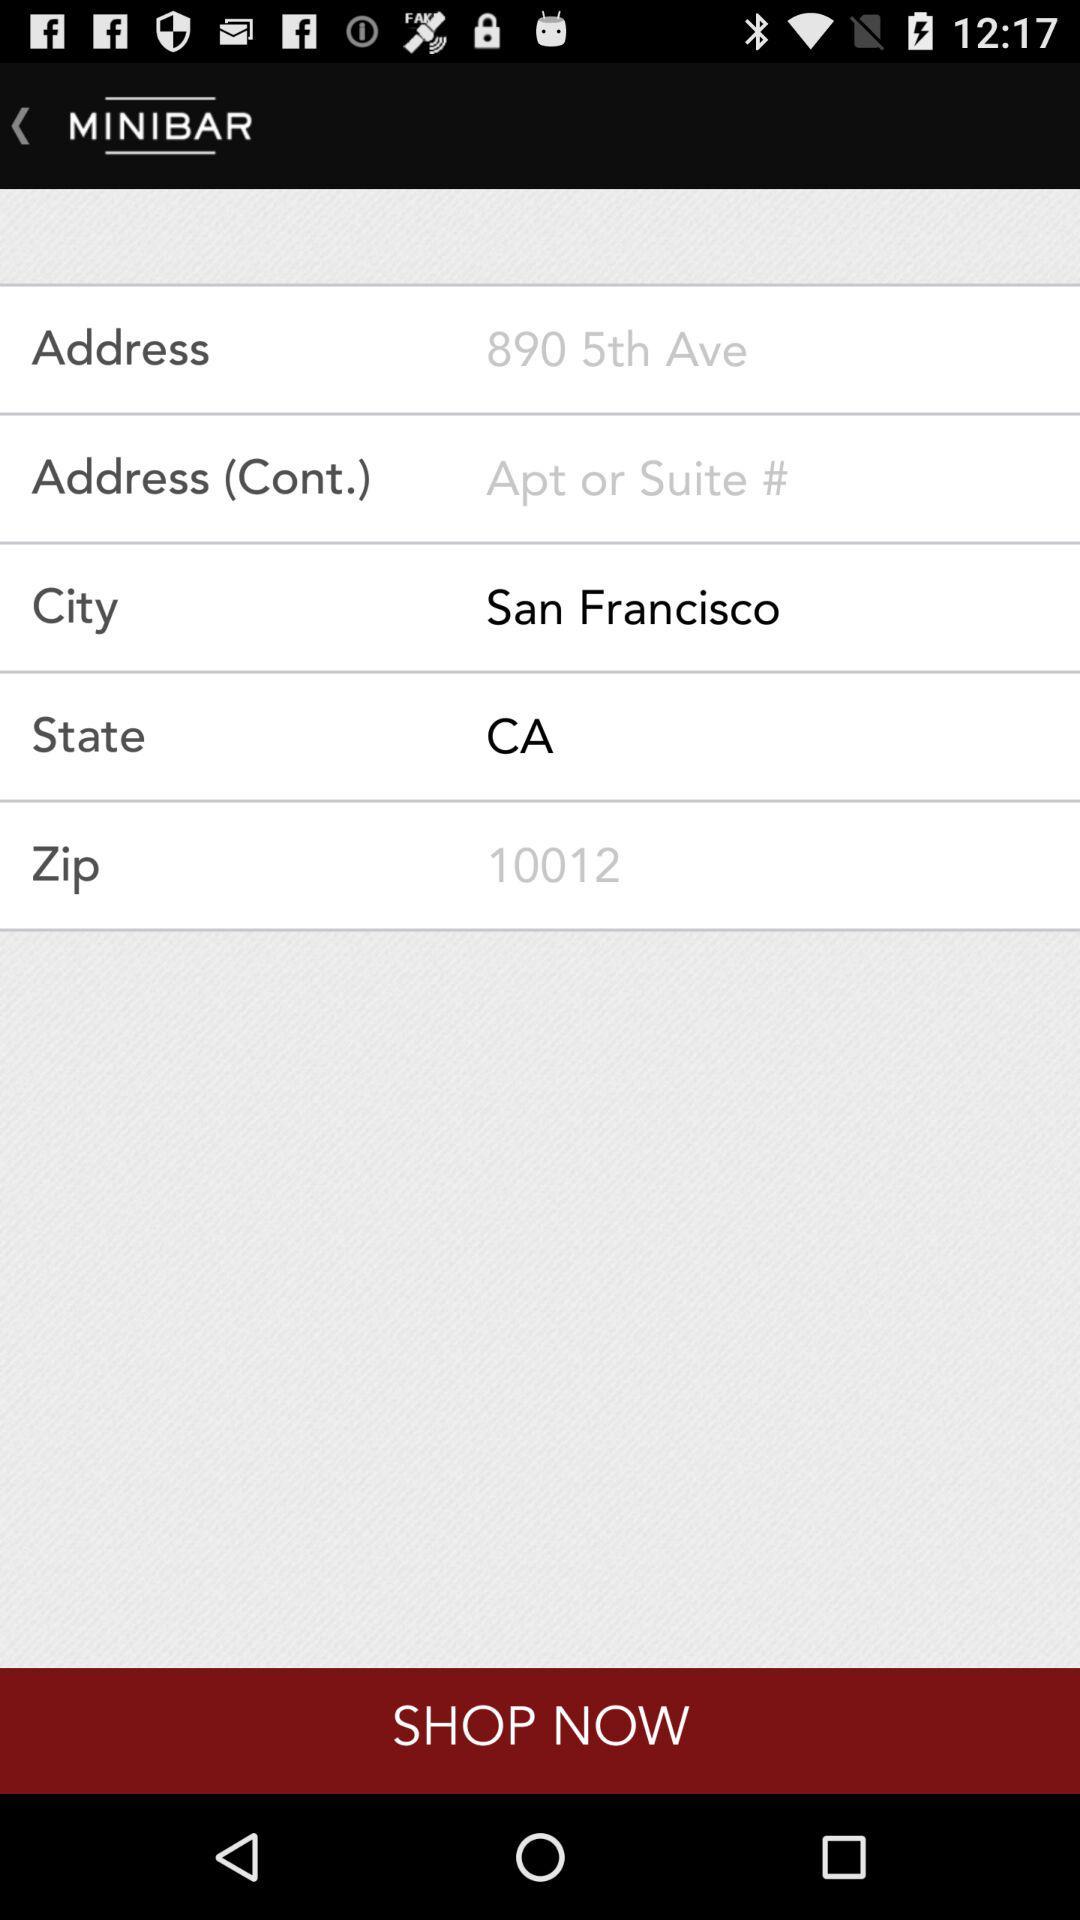 The height and width of the screenshot is (1920, 1080). Describe the element at coordinates (782, 349) in the screenshot. I see `ender the address` at that location.